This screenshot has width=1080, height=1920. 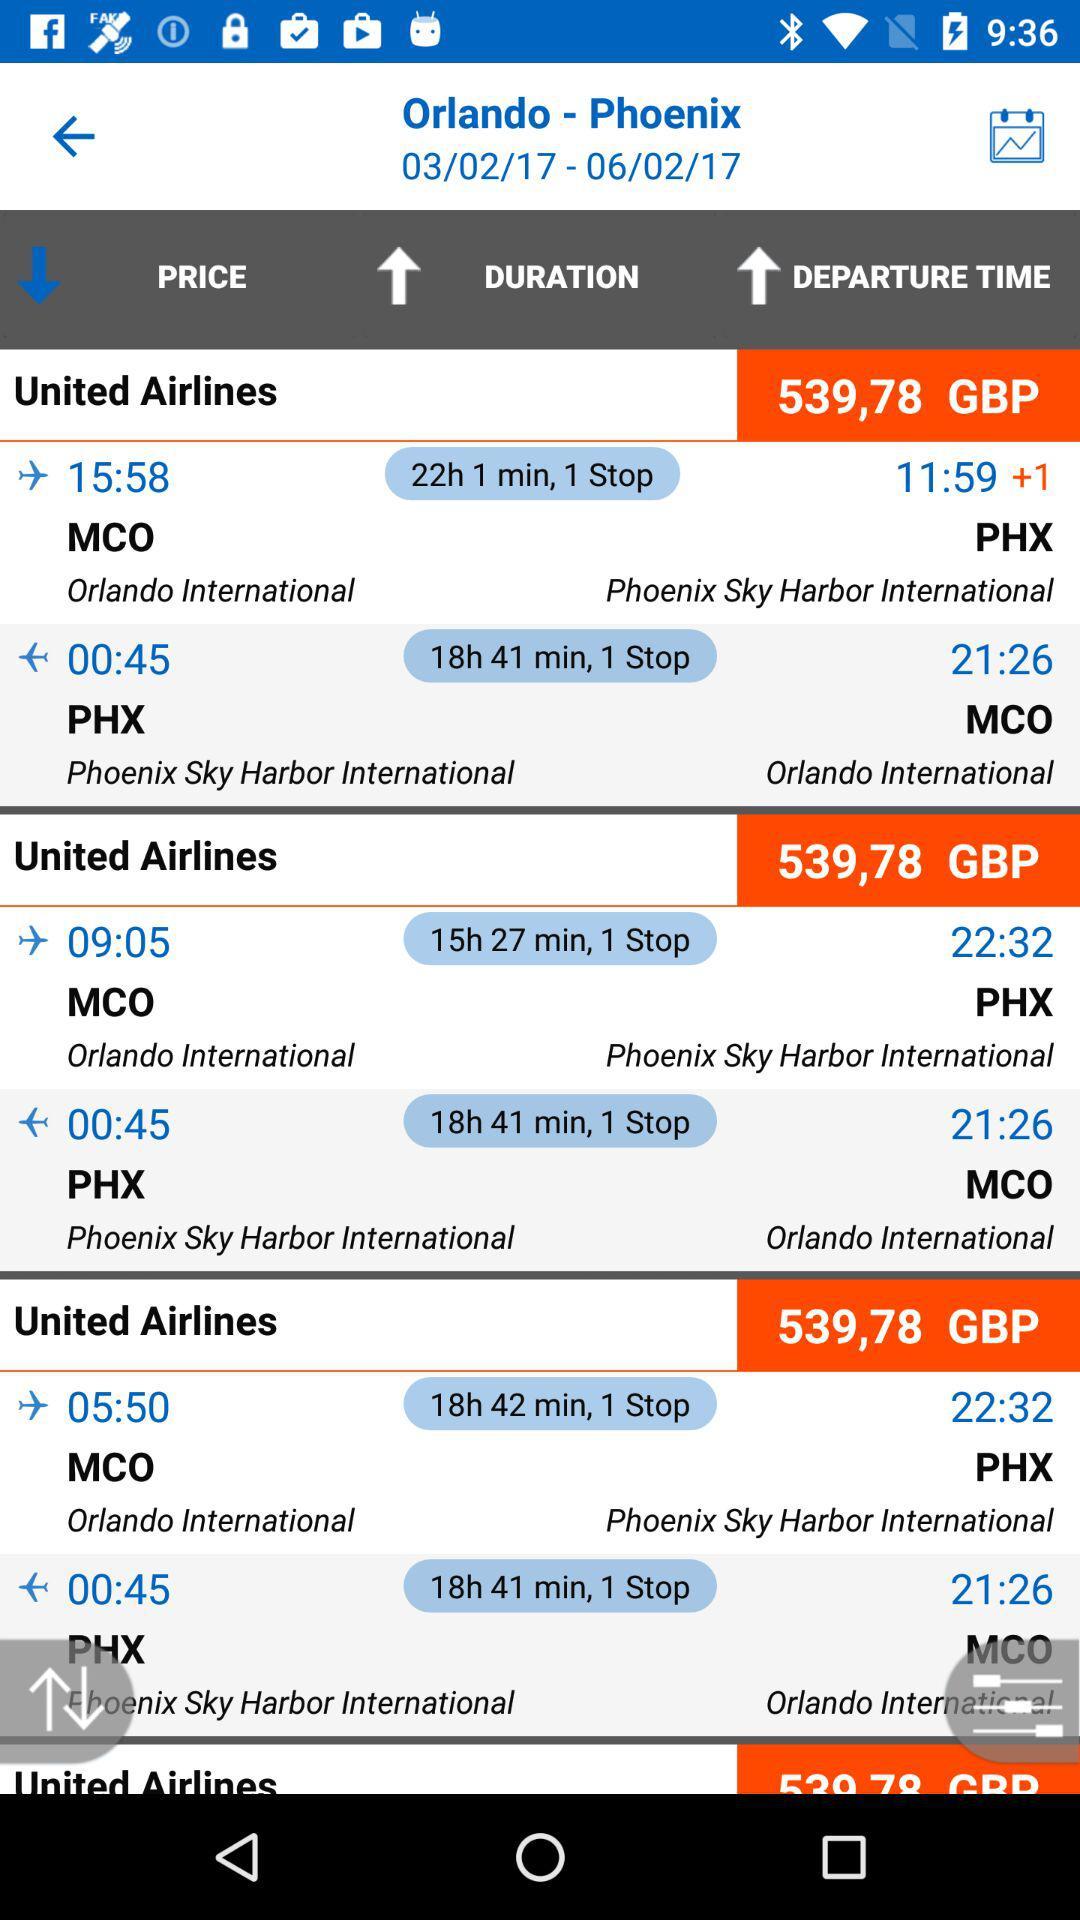 What do you see at coordinates (1017, 135) in the screenshot?
I see `the item next to the orlando - phoenix item` at bounding box center [1017, 135].